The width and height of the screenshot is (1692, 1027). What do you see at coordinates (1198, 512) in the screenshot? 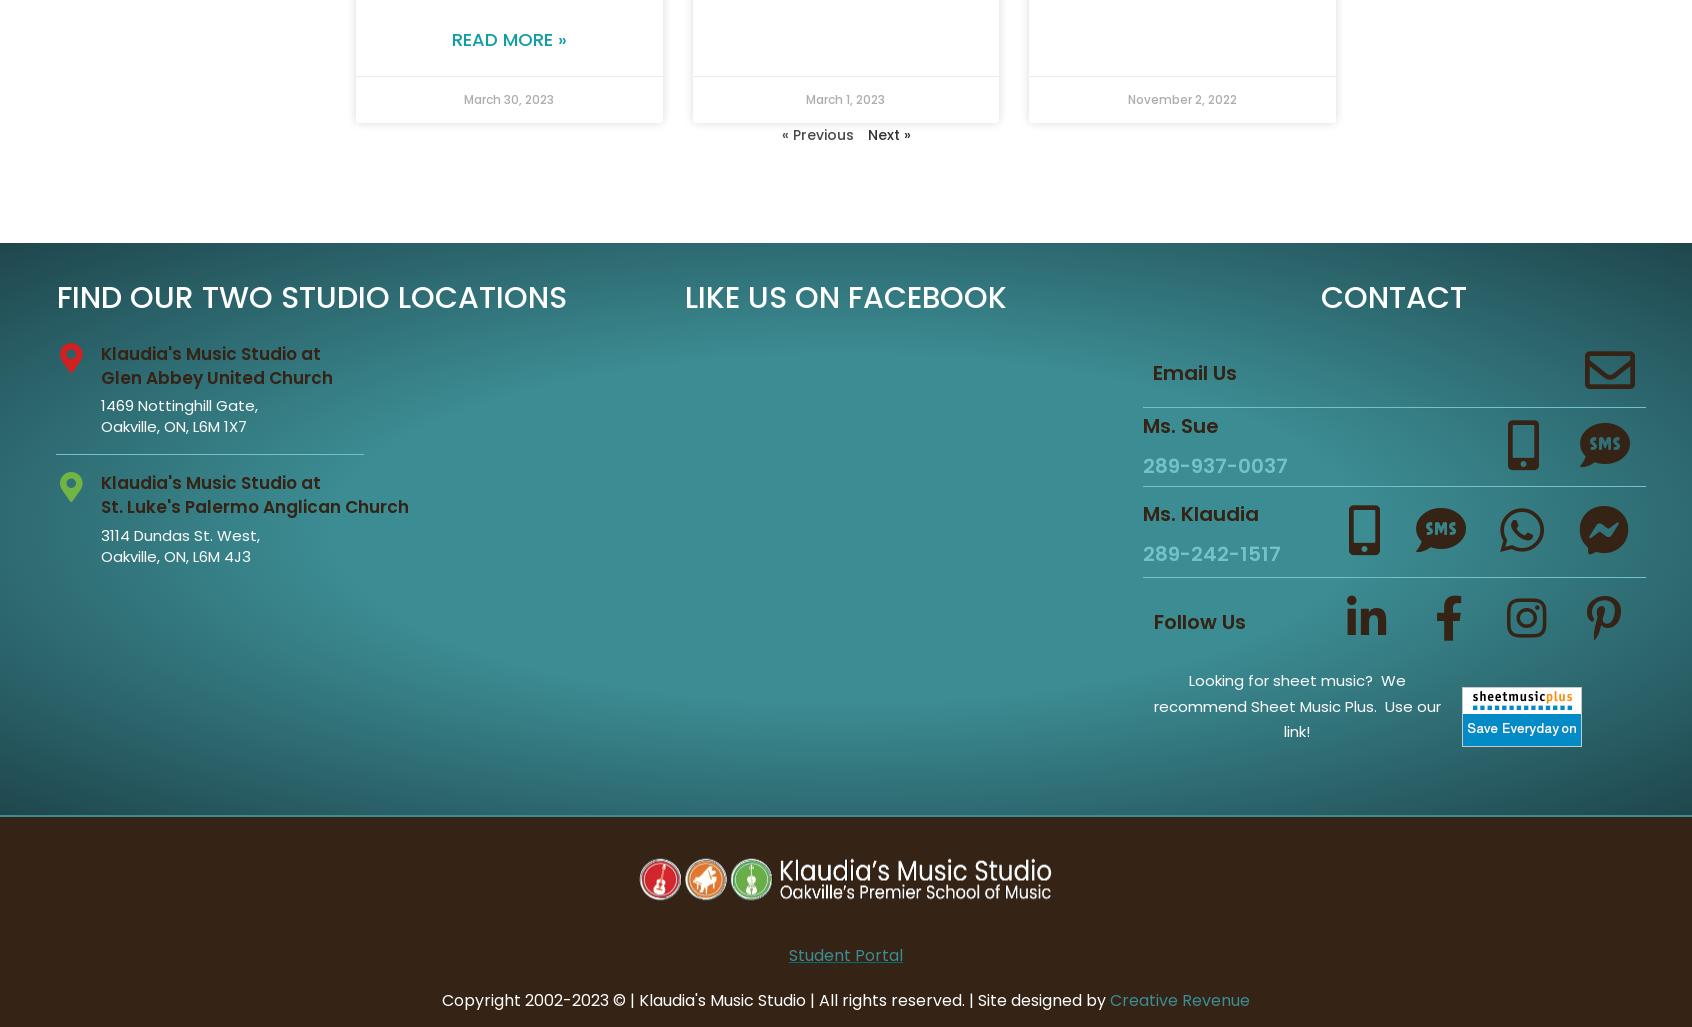
I see `'Ms. Klaudia'` at bounding box center [1198, 512].